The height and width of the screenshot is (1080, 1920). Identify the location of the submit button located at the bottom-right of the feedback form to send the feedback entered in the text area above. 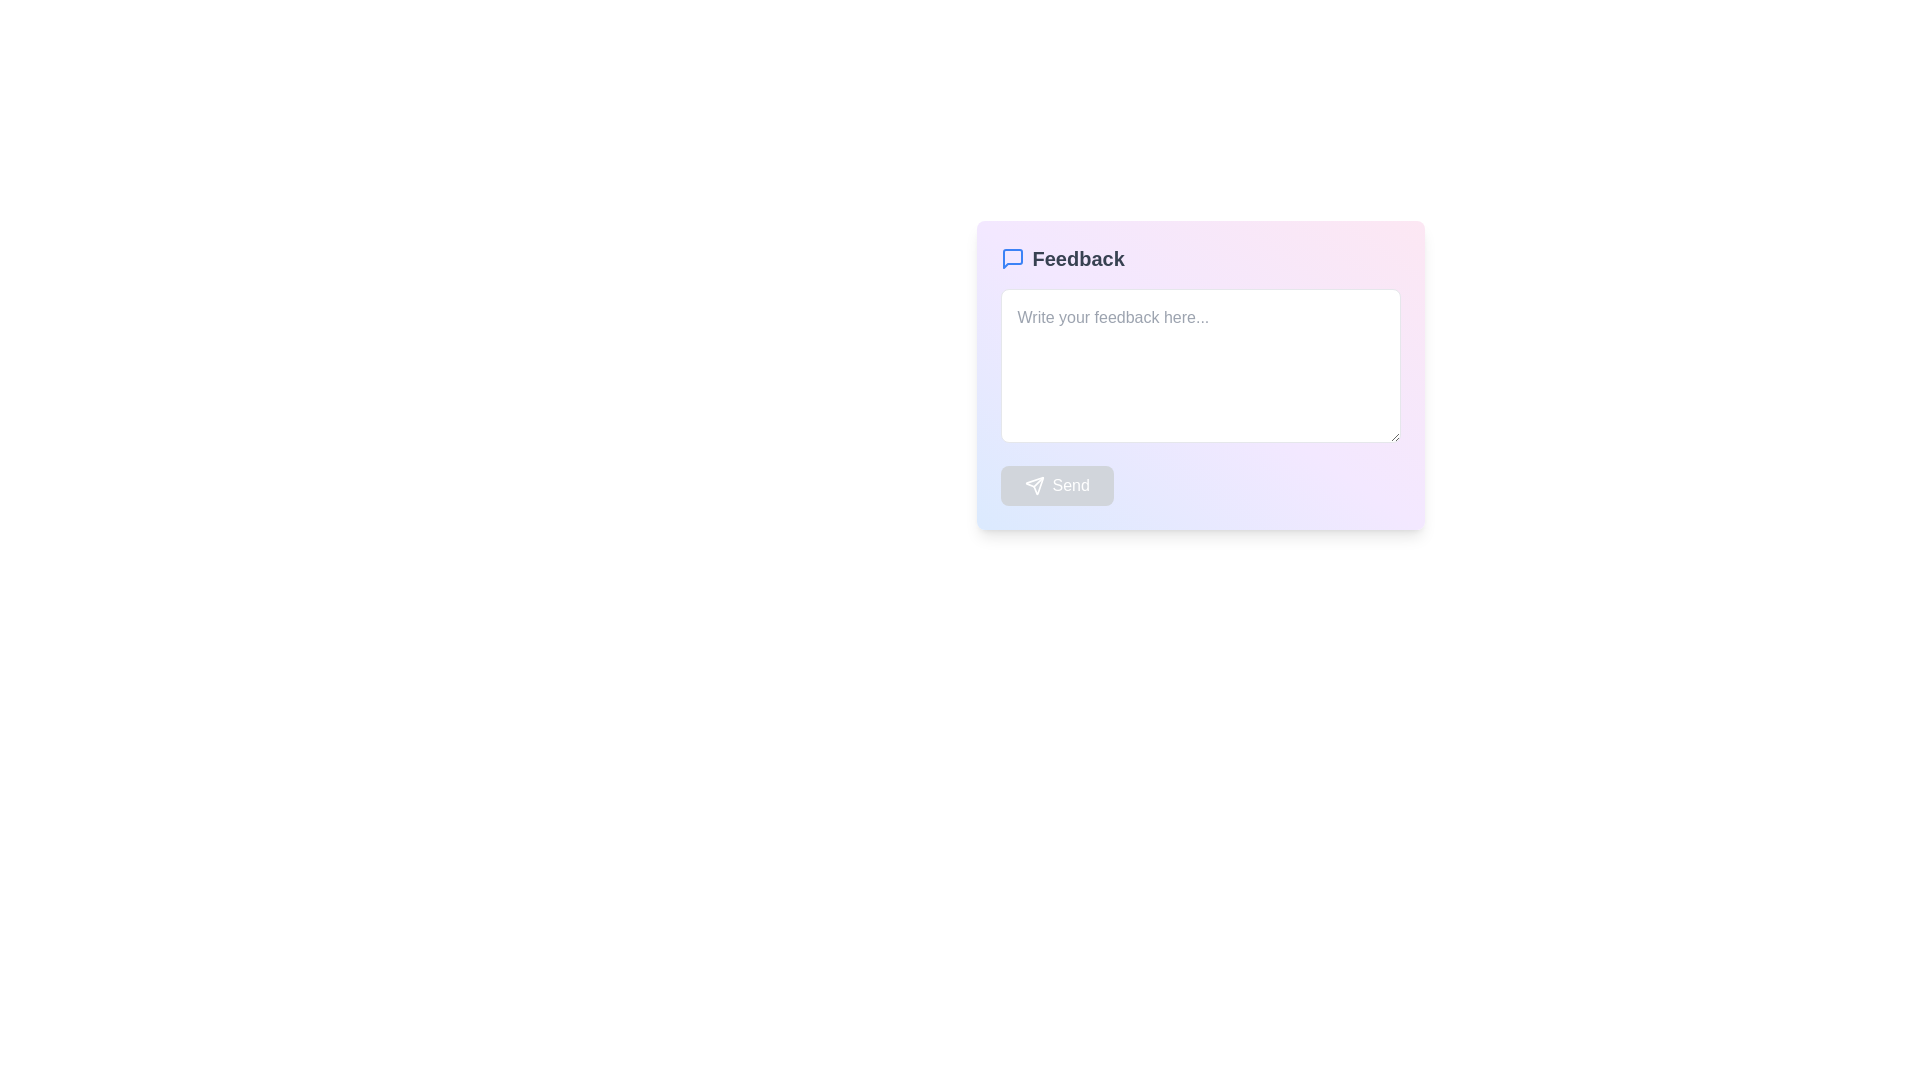
(1056, 486).